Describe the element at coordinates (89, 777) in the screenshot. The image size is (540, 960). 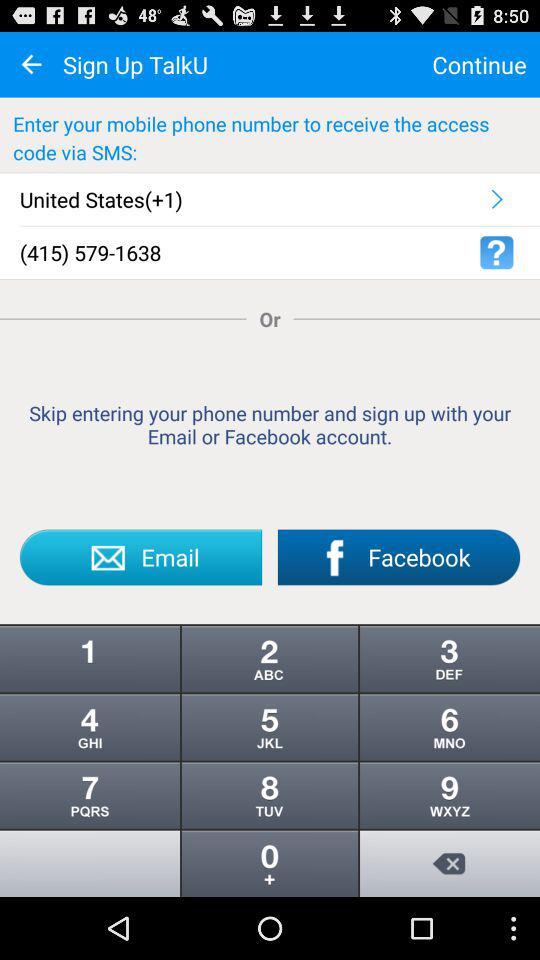
I see `the more icon` at that location.